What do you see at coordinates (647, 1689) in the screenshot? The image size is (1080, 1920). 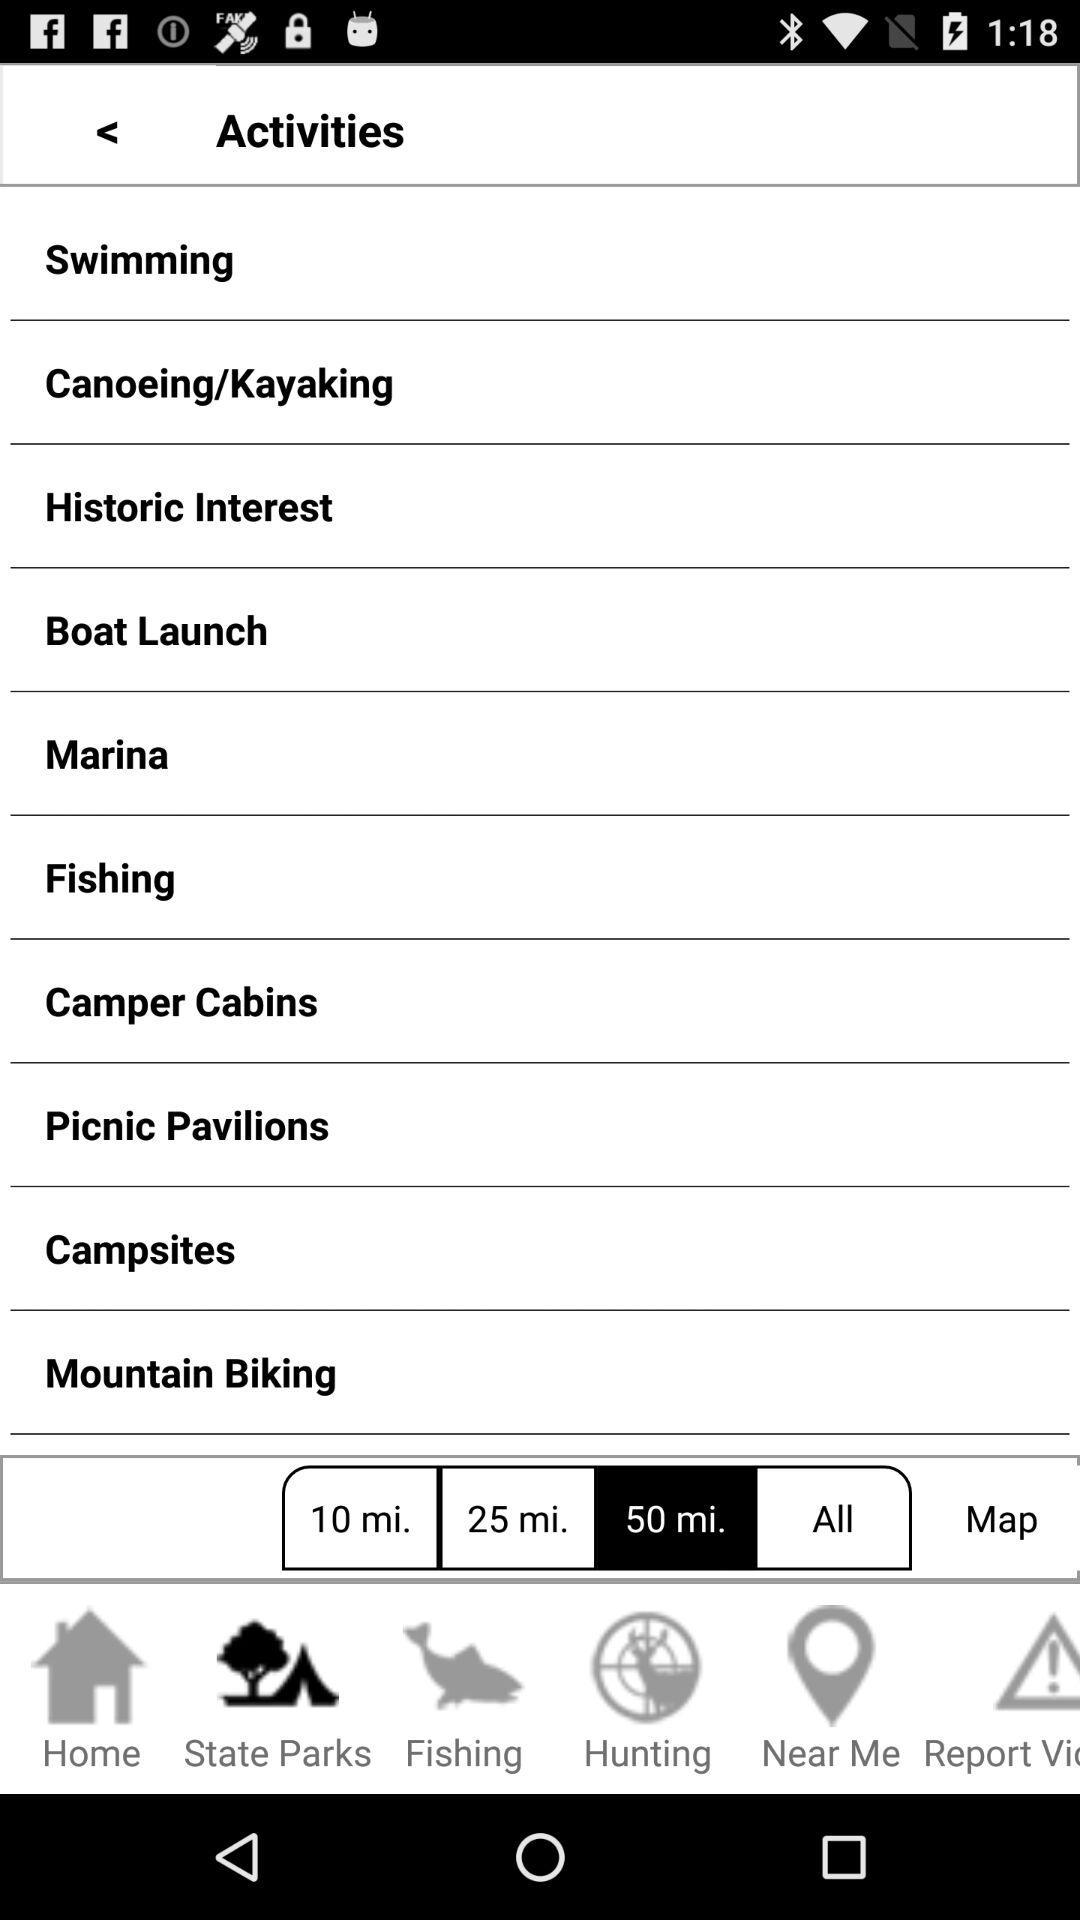 I see `the item next to near me item` at bounding box center [647, 1689].